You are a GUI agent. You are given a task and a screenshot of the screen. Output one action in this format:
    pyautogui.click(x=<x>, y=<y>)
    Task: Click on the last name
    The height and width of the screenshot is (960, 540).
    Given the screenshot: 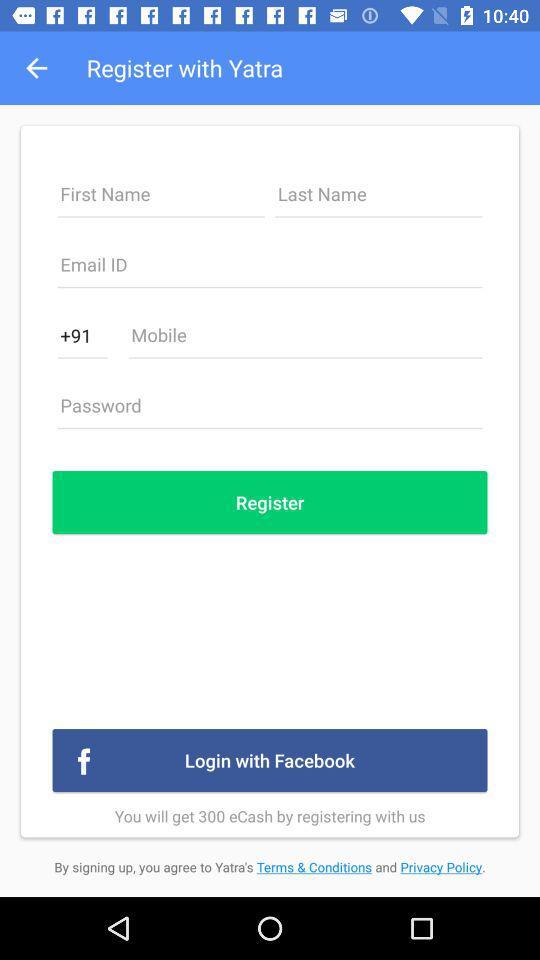 What is the action you would take?
    pyautogui.click(x=378, y=199)
    